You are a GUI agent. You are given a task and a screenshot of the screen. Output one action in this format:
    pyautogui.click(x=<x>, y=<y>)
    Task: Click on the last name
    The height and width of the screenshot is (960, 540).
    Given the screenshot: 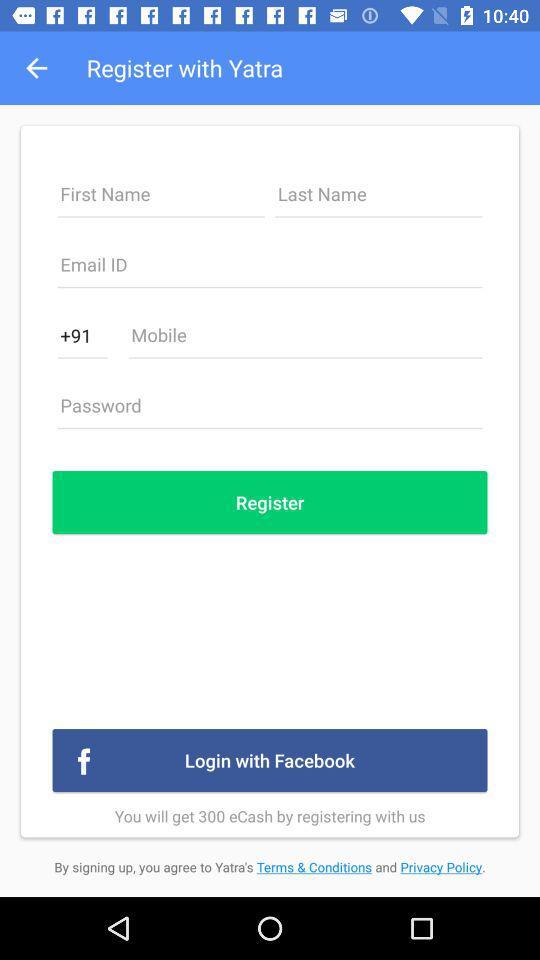 What is the action you would take?
    pyautogui.click(x=378, y=199)
    